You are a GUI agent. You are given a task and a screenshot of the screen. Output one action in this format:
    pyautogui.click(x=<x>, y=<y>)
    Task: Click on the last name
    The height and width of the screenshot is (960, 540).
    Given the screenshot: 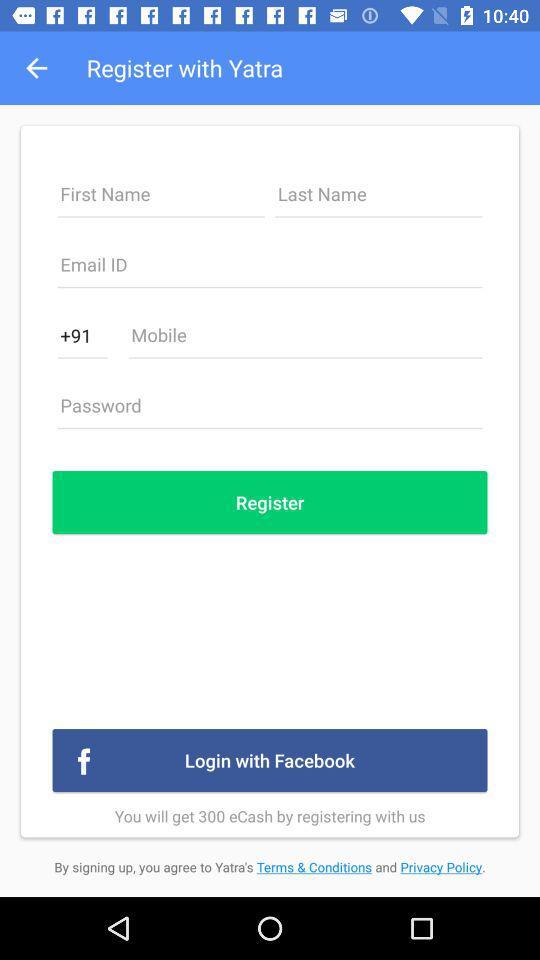 What is the action you would take?
    pyautogui.click(x=378, y=199)
    